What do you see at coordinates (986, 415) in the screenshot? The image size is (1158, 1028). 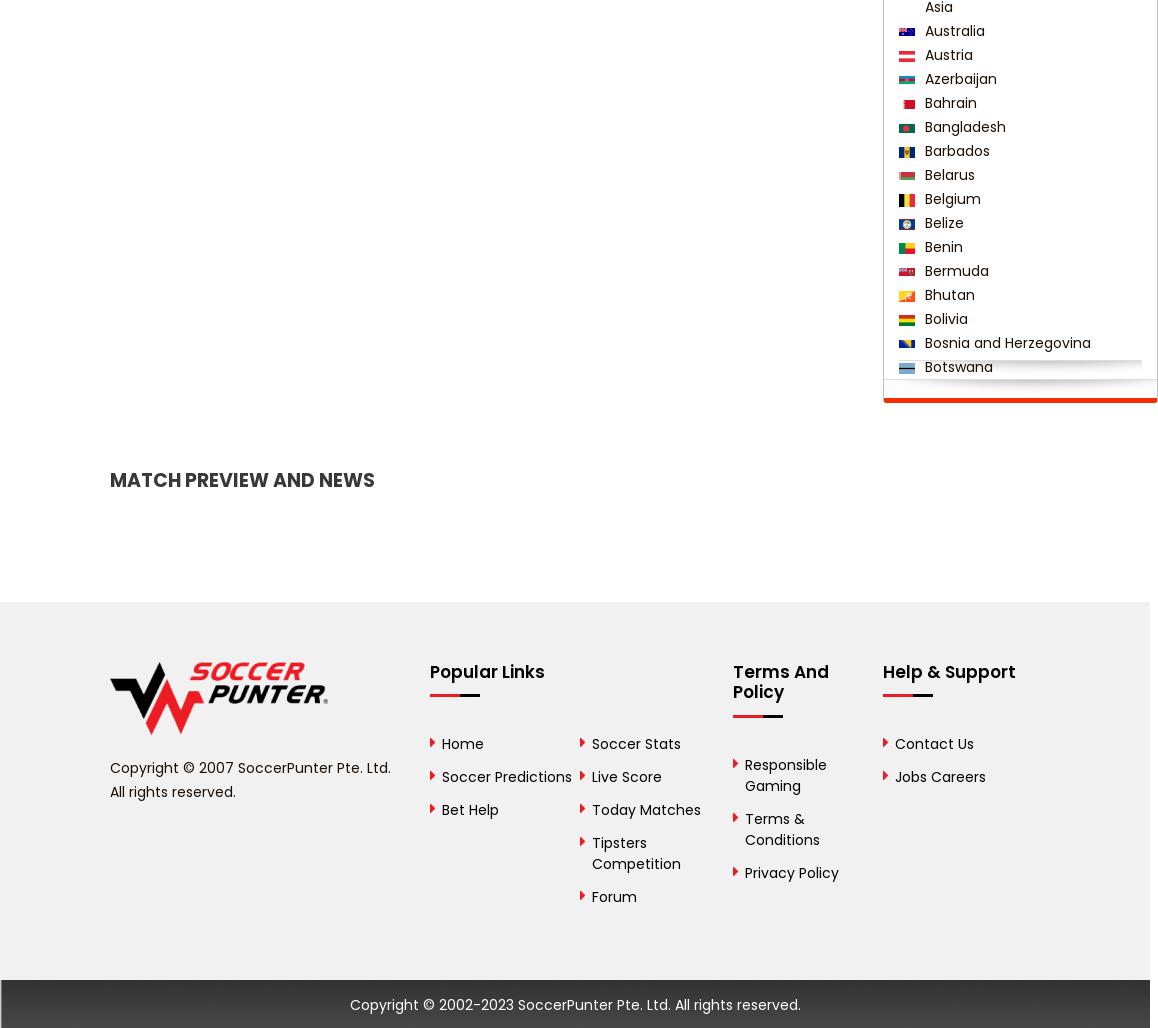 I see `'Brunei Darussalam'` at bounding box center [986, 415].